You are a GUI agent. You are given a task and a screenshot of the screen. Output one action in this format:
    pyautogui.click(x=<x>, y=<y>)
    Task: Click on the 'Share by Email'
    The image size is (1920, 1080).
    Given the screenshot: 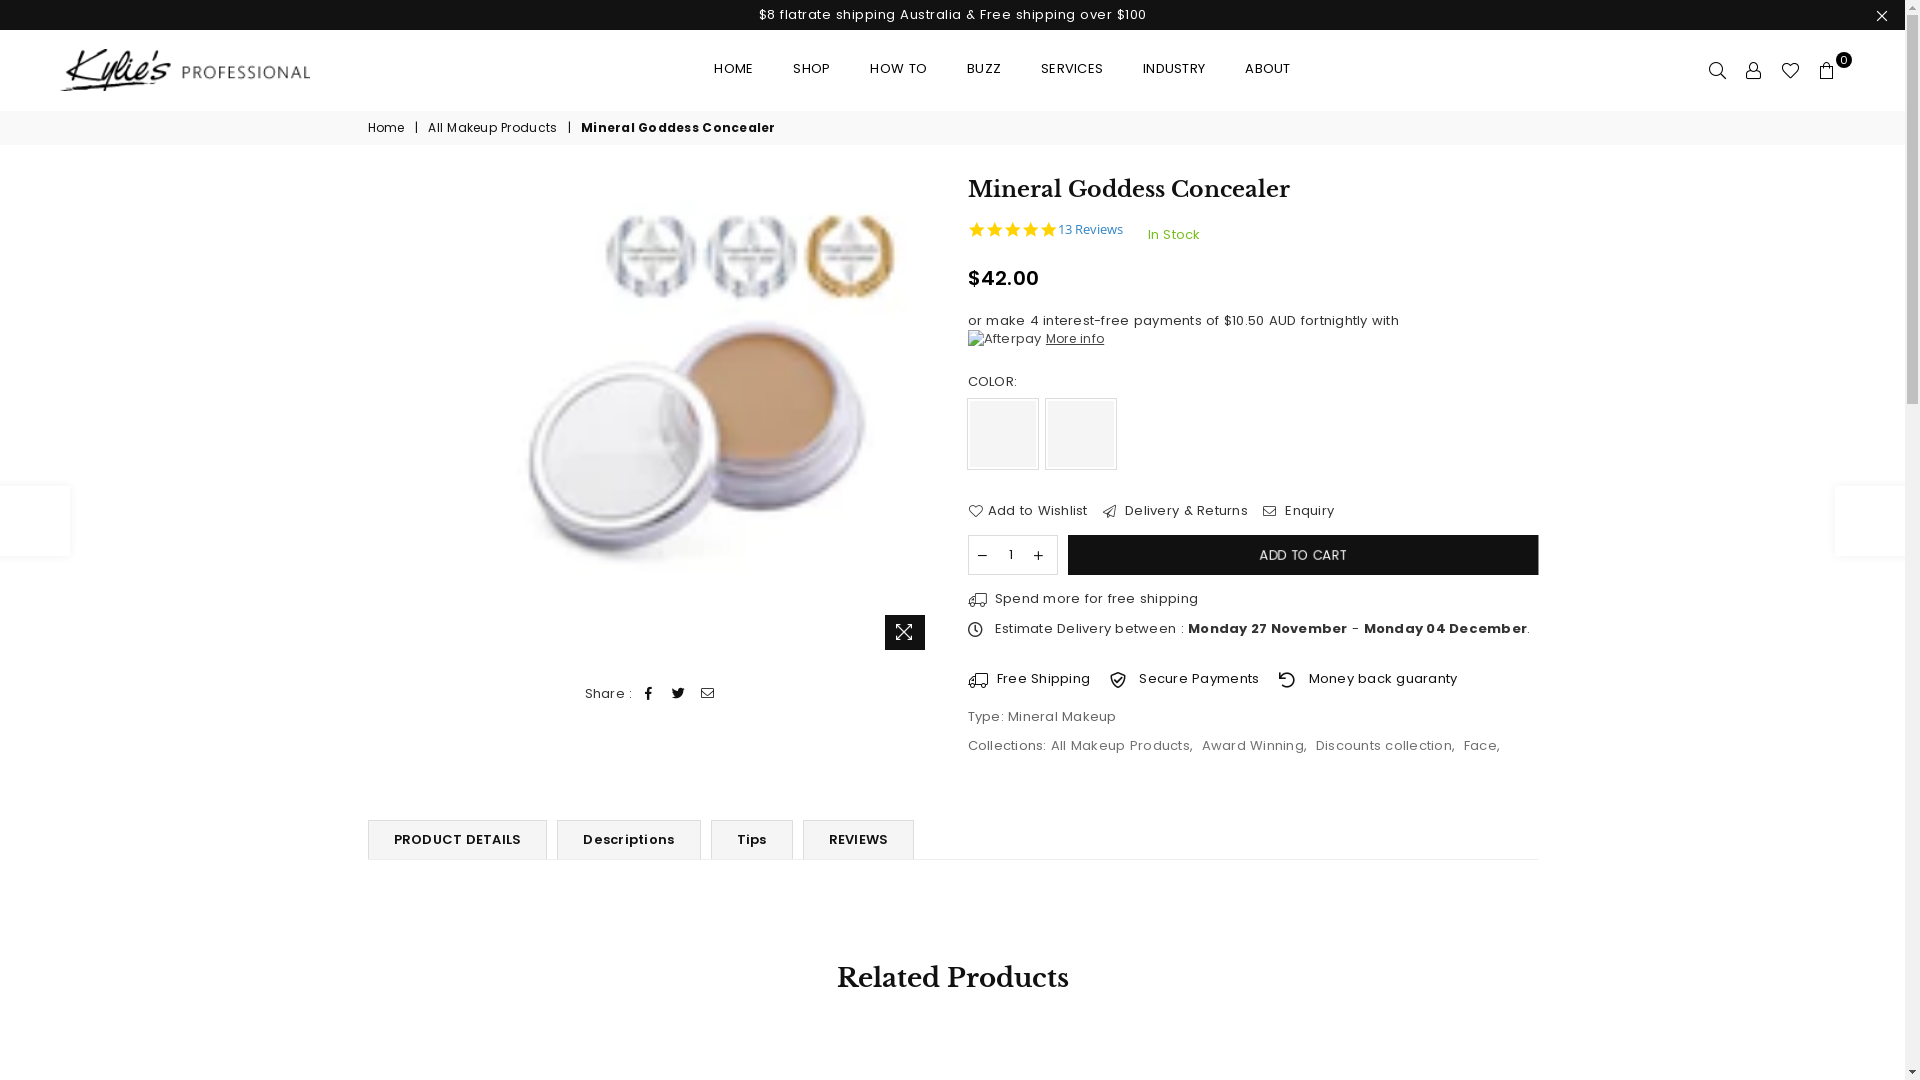 What is the action you would take?
    pyautogui.click(x=707, y=693)
    